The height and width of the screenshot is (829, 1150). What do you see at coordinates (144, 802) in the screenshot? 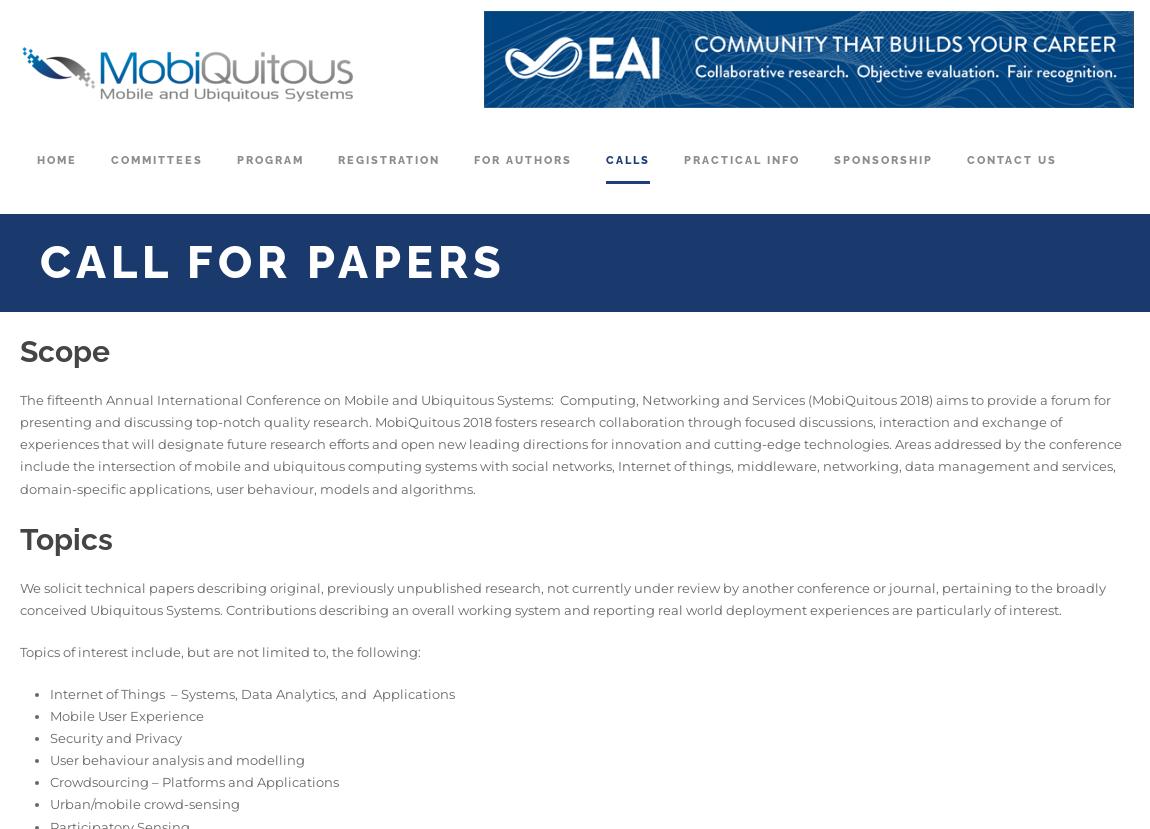
I see `'Urban/mobile crowd-sensing'` at bounding box center [144, 802].